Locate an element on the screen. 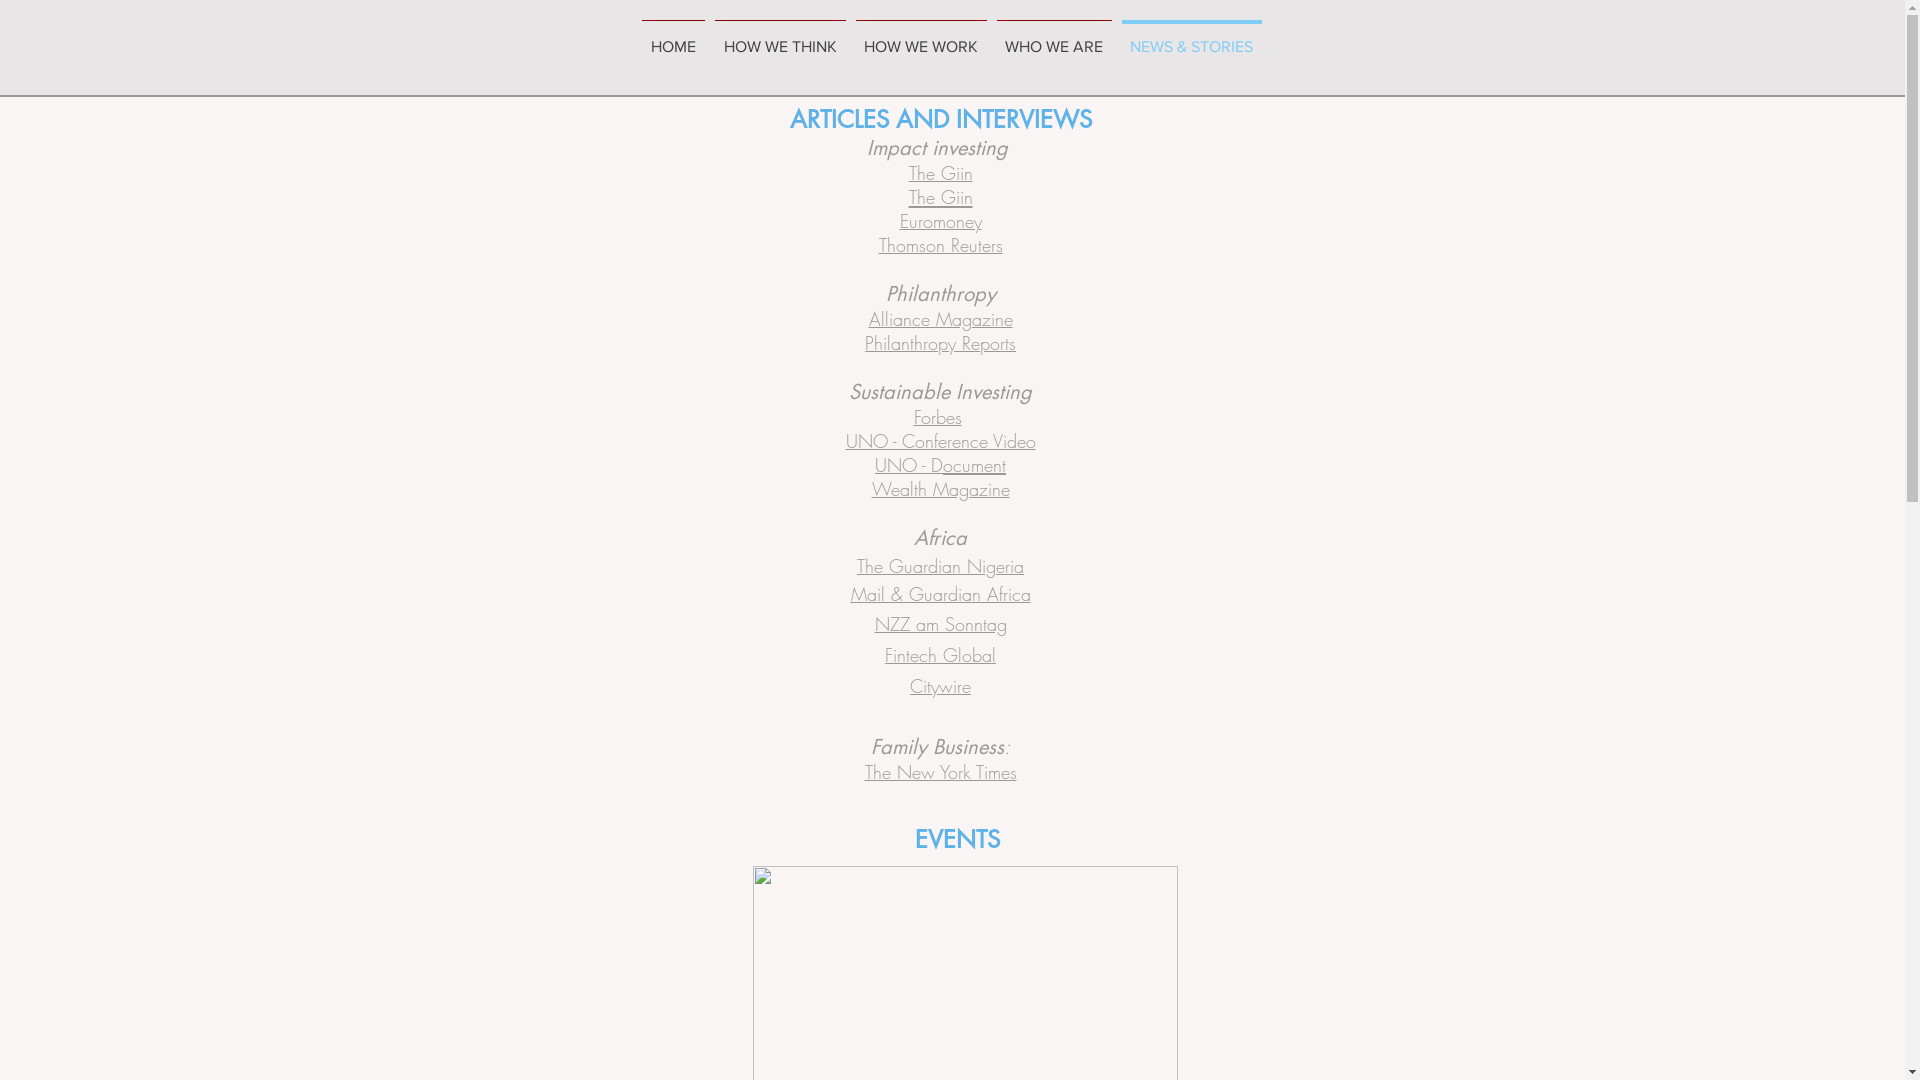 The image size is (1920, 1080). 'Alliance Magazine' is located at coordinates (939, 318).